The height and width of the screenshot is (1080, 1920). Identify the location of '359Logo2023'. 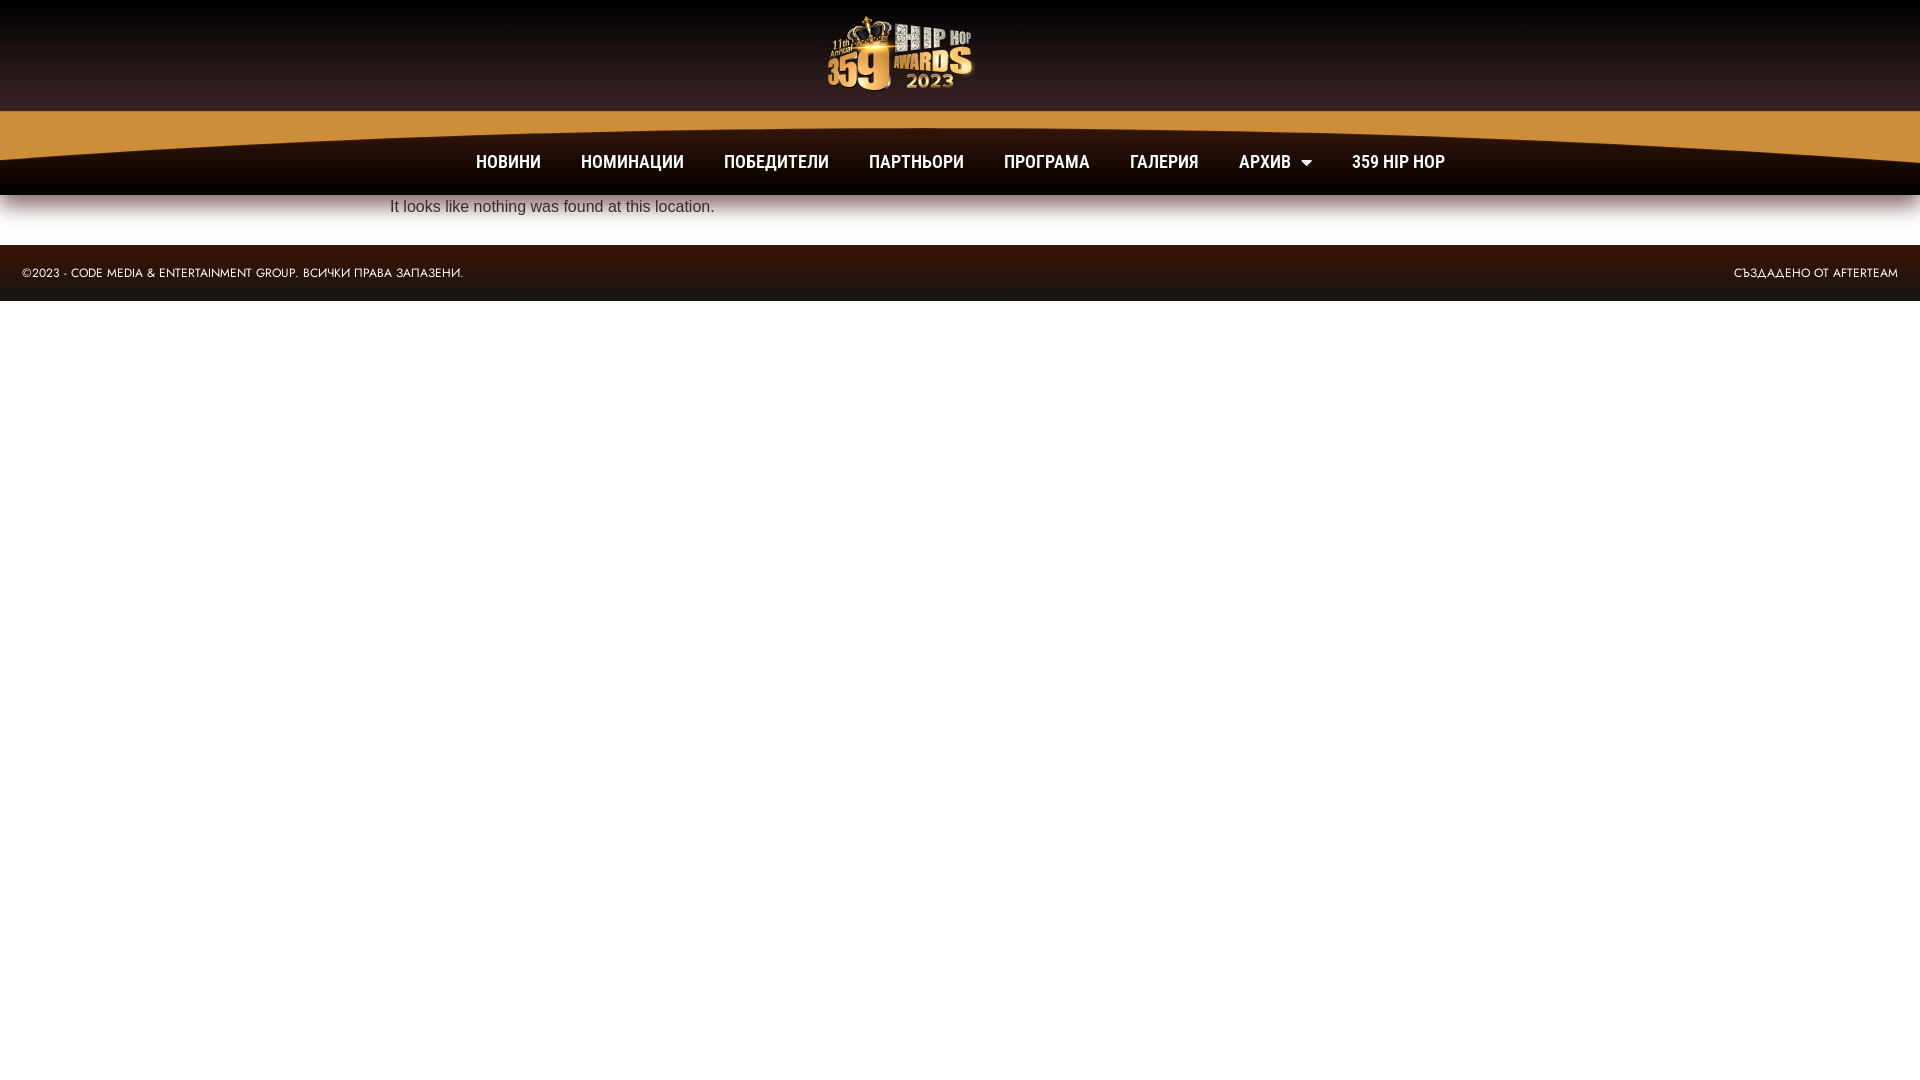
(893, 55).